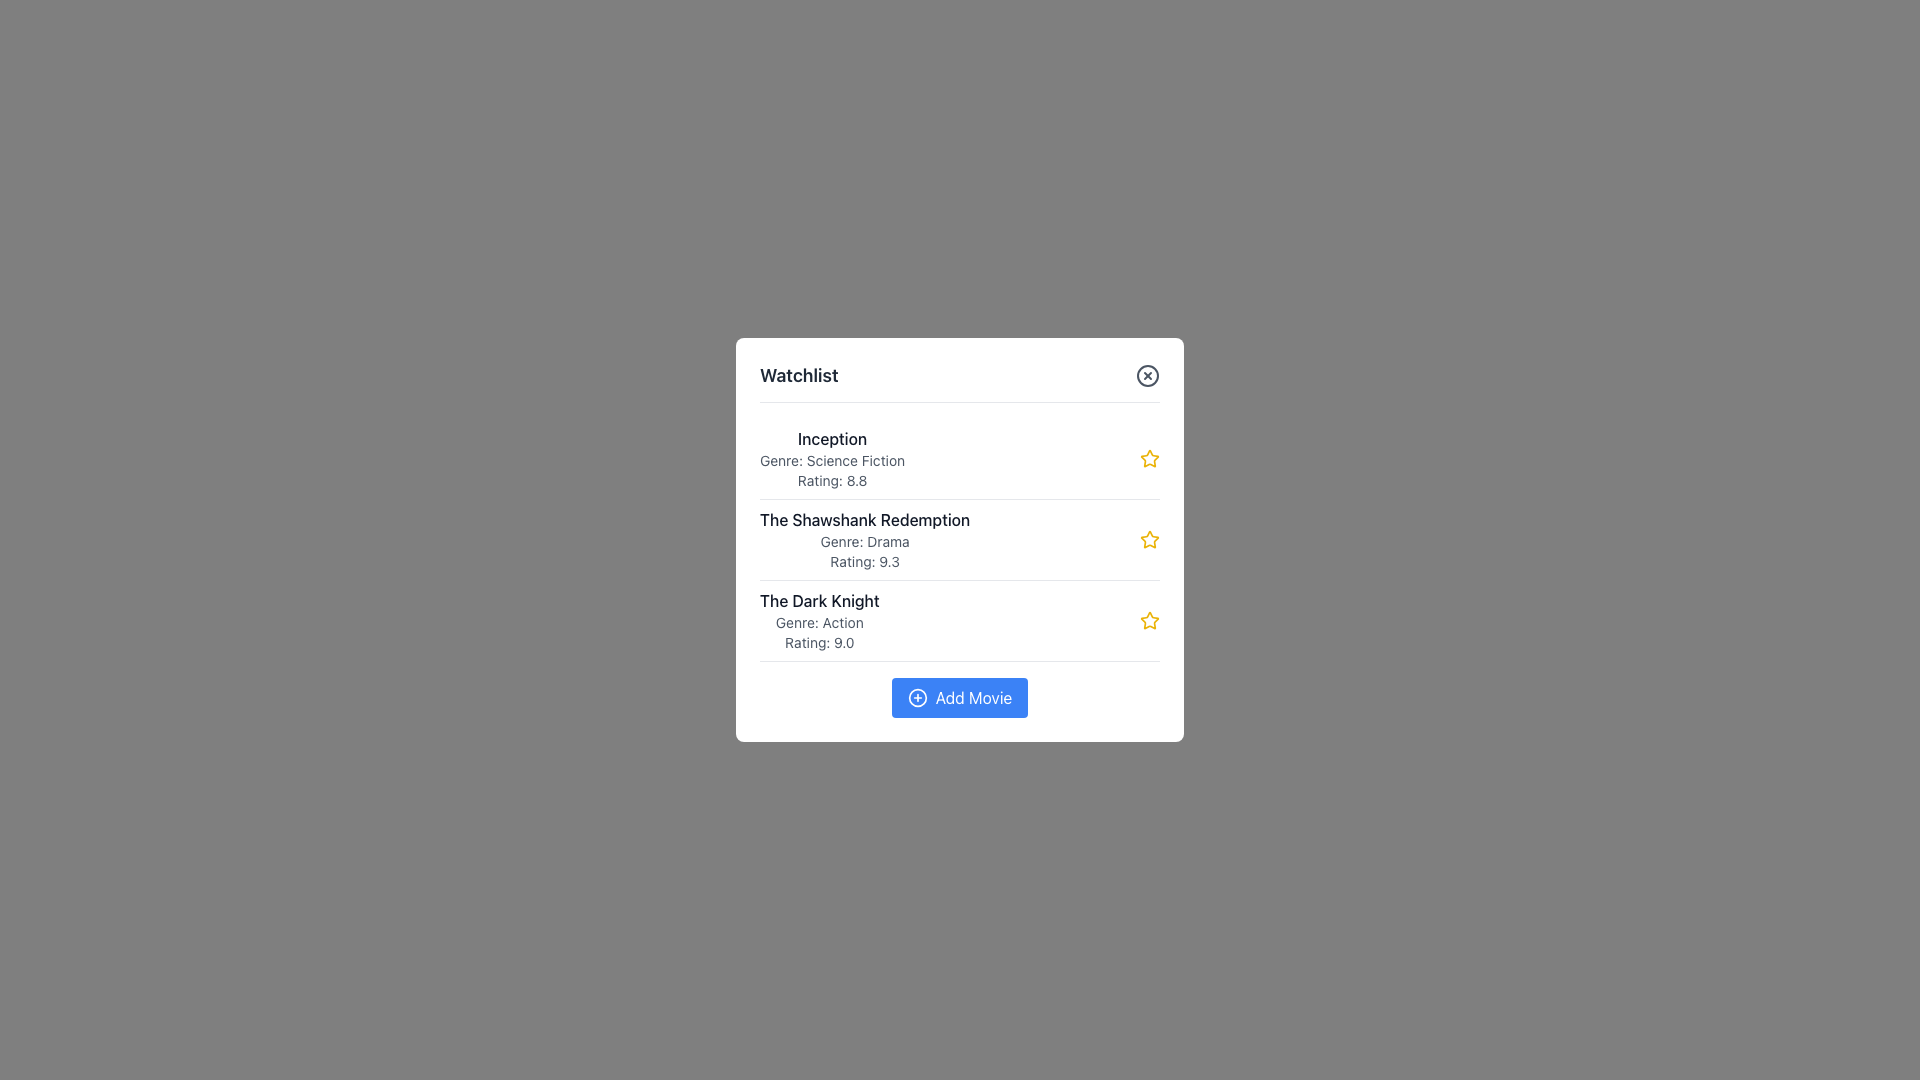 This screenshot has width=1920, height=1080. Describe the element at coordinates (819, 622) in the screenshot. I see `text displayed in the genre label indicating 'Action', located beneath 'The Dark Knight' title and above 'Rating: 9.0'` at that location.